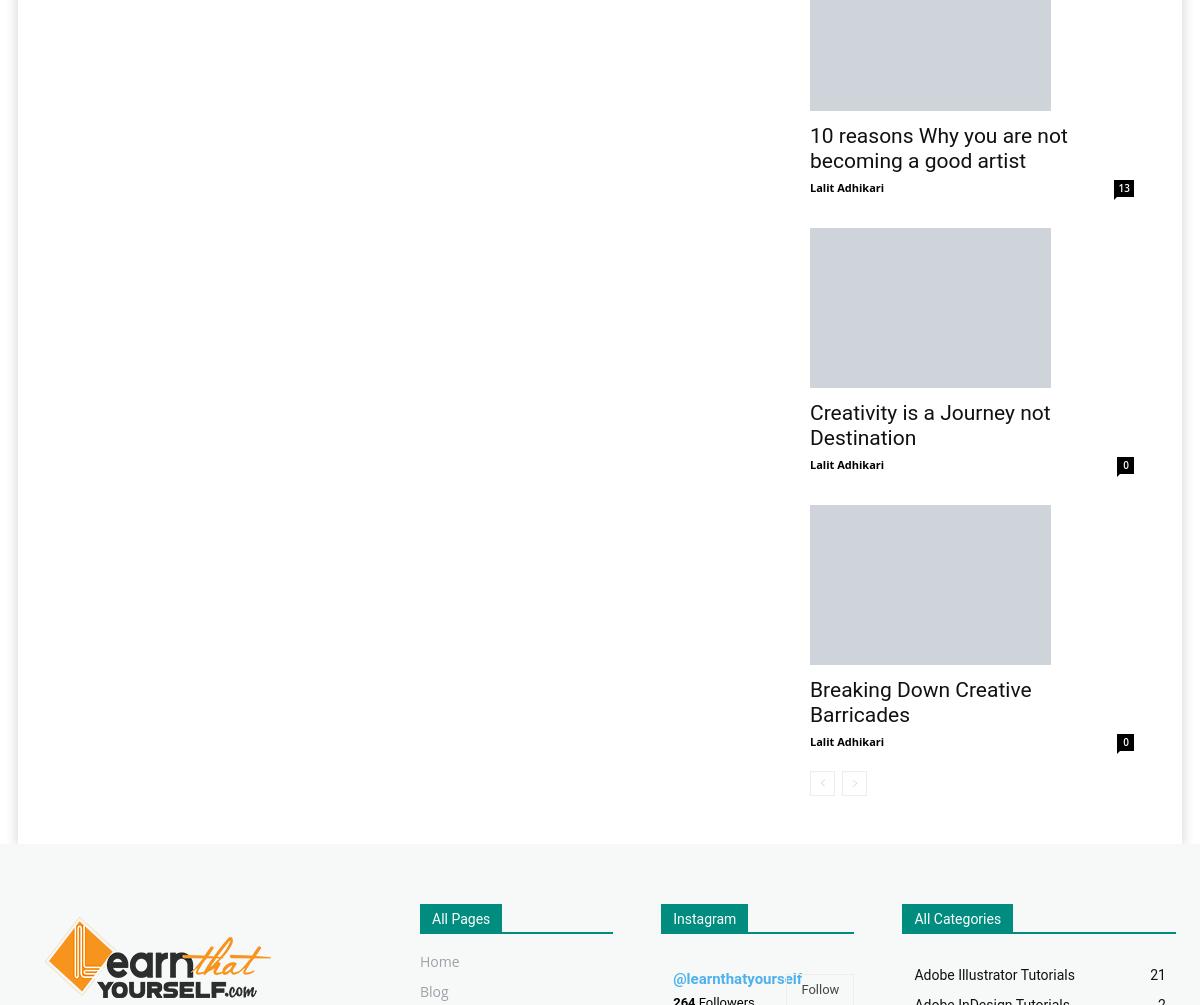 The width and height of the screenshot is (1200, 1005). What do you see at coordinates (809, 702) in the screenshot?
I see `'Breaking Down Creative Barricades'` at bounding box center [809, 702].